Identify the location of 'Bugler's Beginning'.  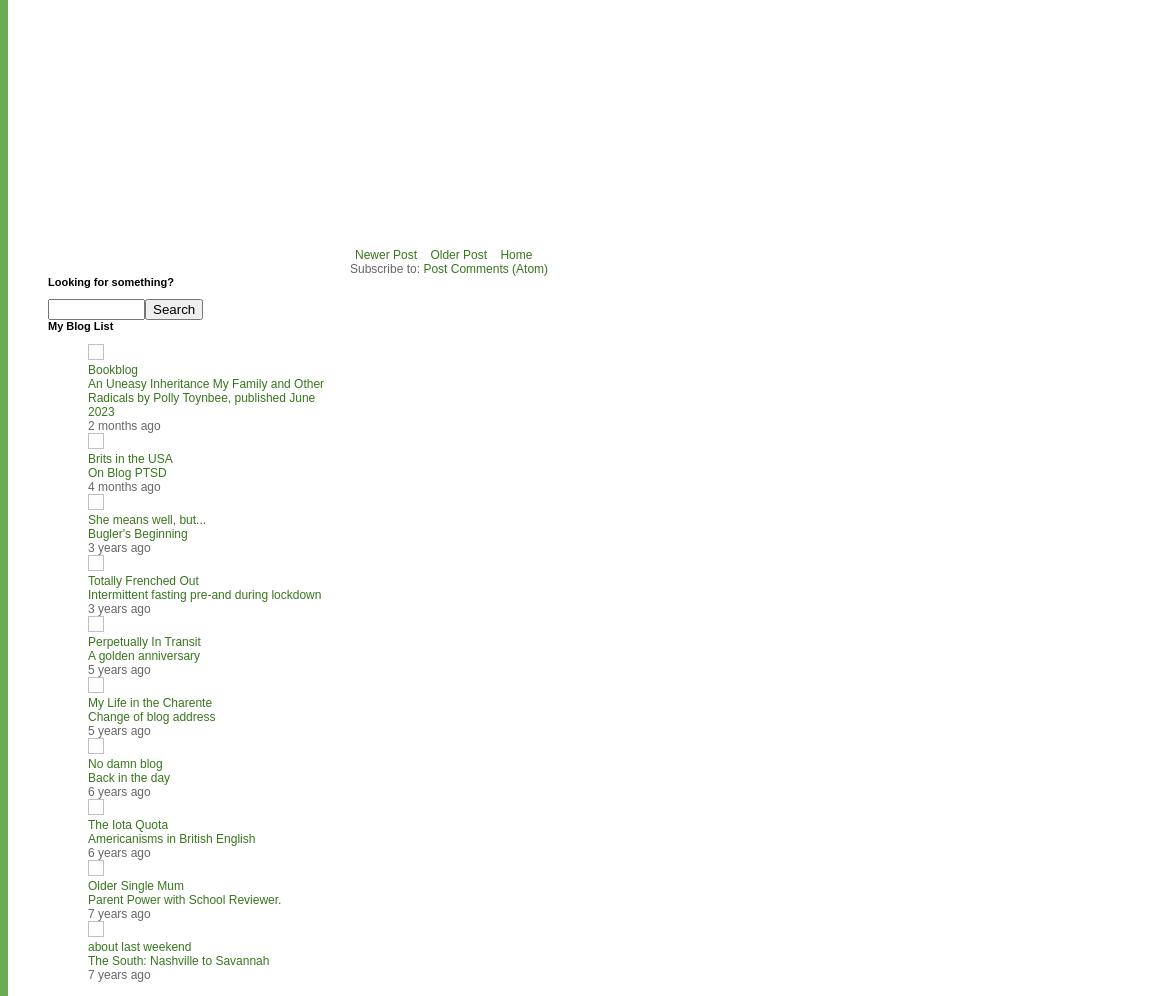
(136, 533).